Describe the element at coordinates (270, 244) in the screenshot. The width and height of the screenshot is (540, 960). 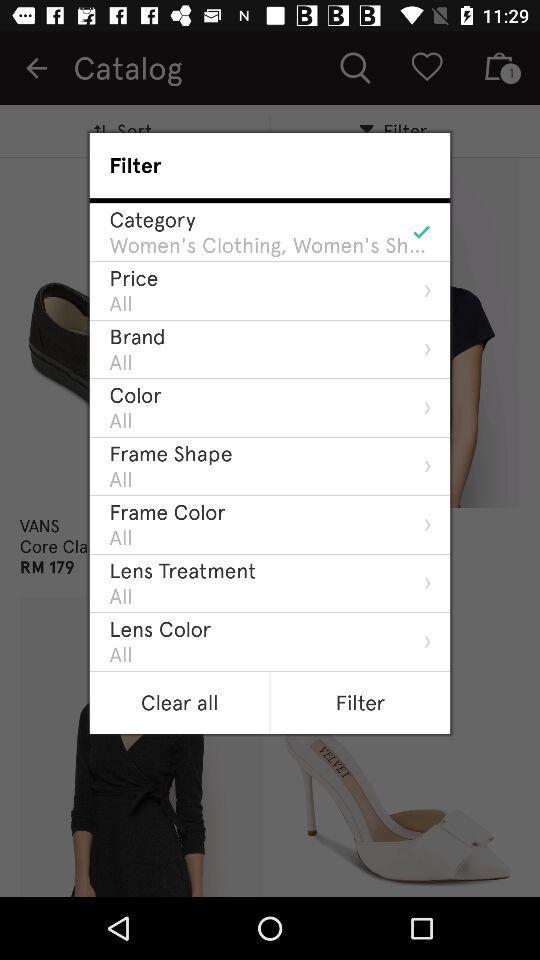
I see `the item above price icon` at that location.